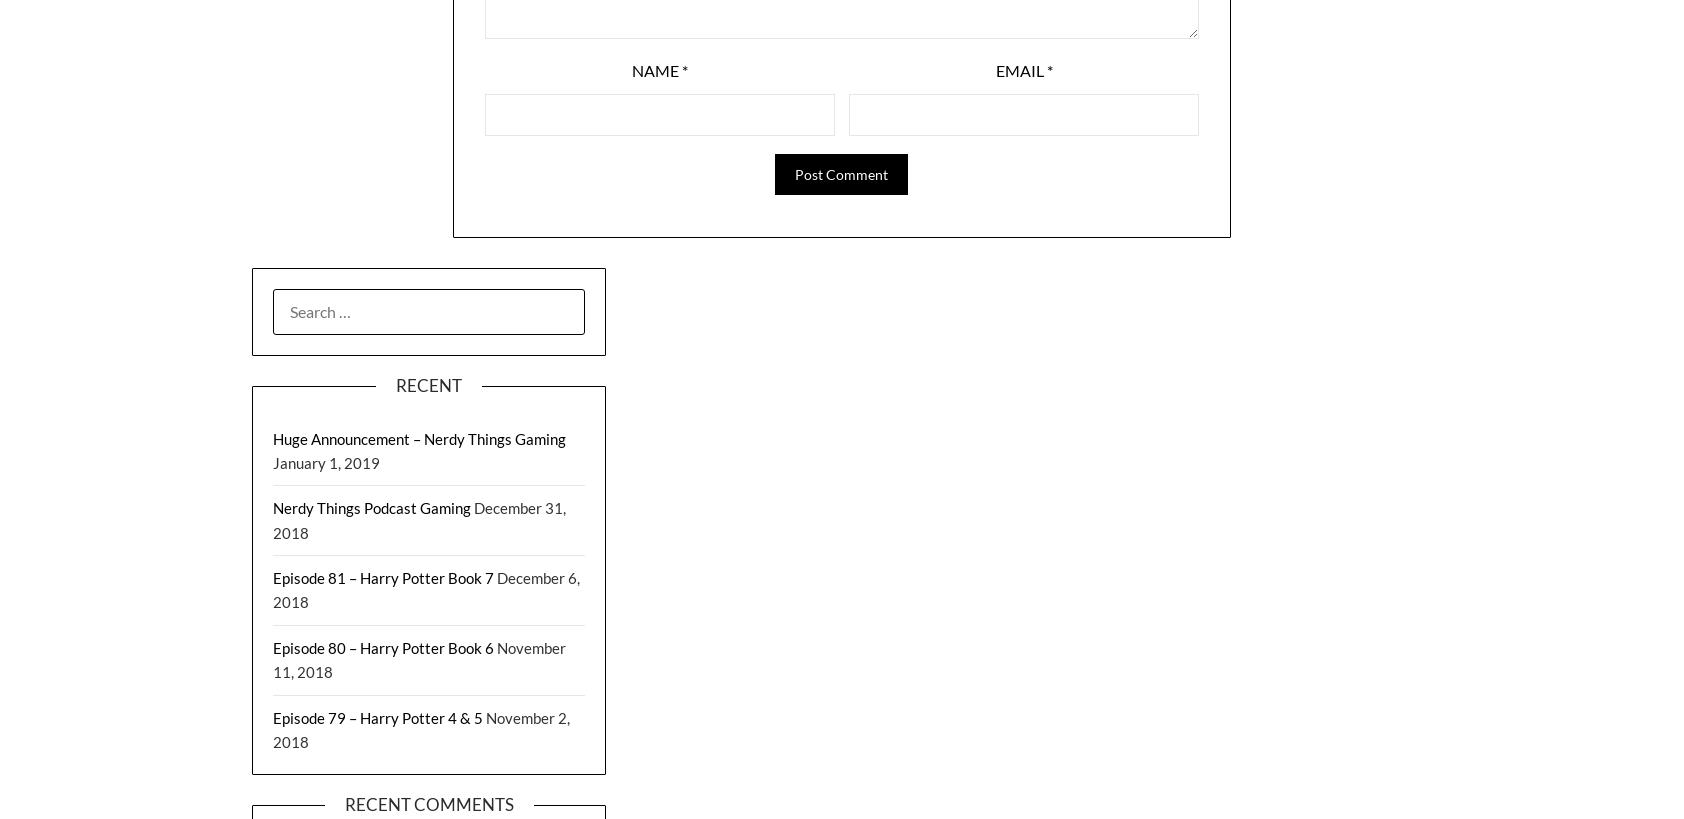 The width and height of the screenshot is (1684, 819). Describe the element at coordinates (378, 716) in the screenshot. I see `'Episode 79 – Harry Potter 4 & 5'` at that location.